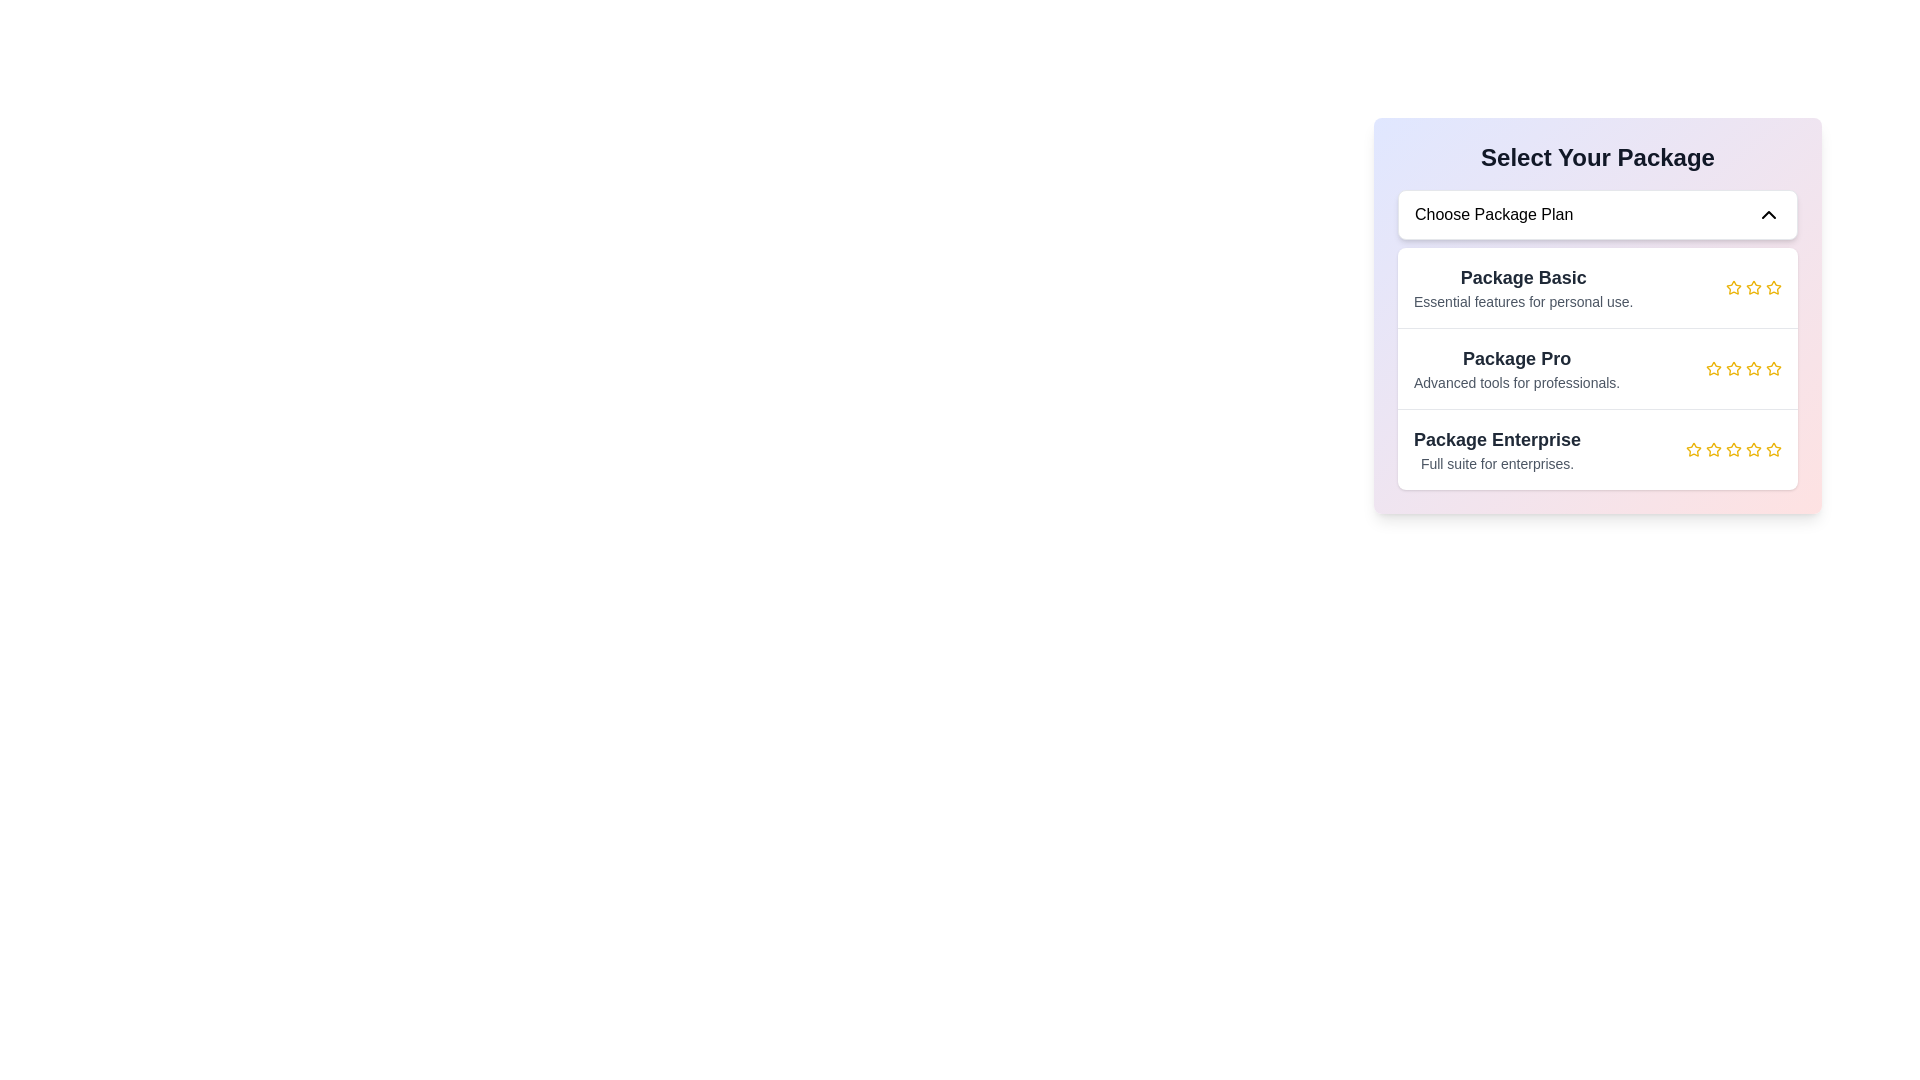 The image size is (1920, 1080). What do you see at coordinates (1752, 369) in the screenshot?
I see `the fifth star icon in the rating system for the 'Package Pro' option to receive additional interaction feedback` at bounding box center [1752, 369].